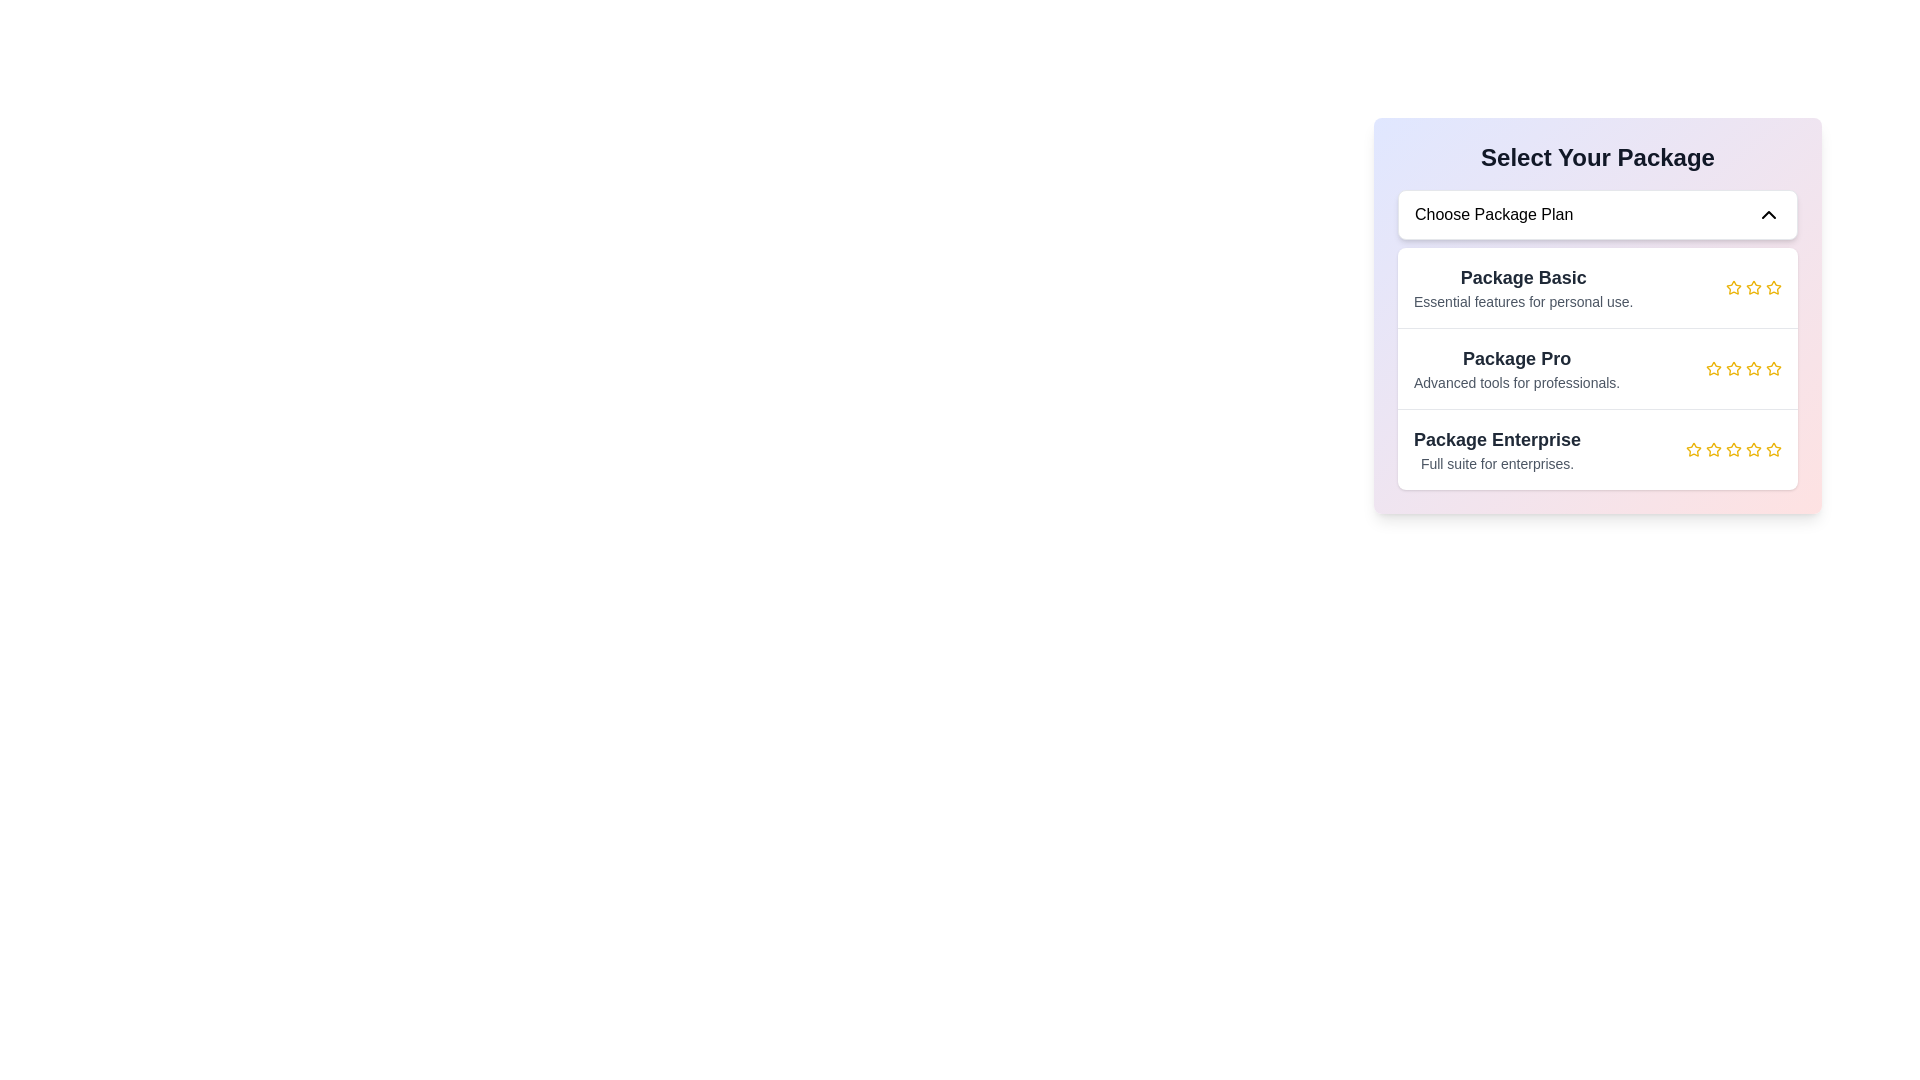 The image size is (1920, 1080). What do you see at coordinates (1752, 369) in the screenshot?
I see `the fifth star icon in the rating system for the 'Package Pro' option to receive additional interaction feedback` at bounding box center [1752, 369].